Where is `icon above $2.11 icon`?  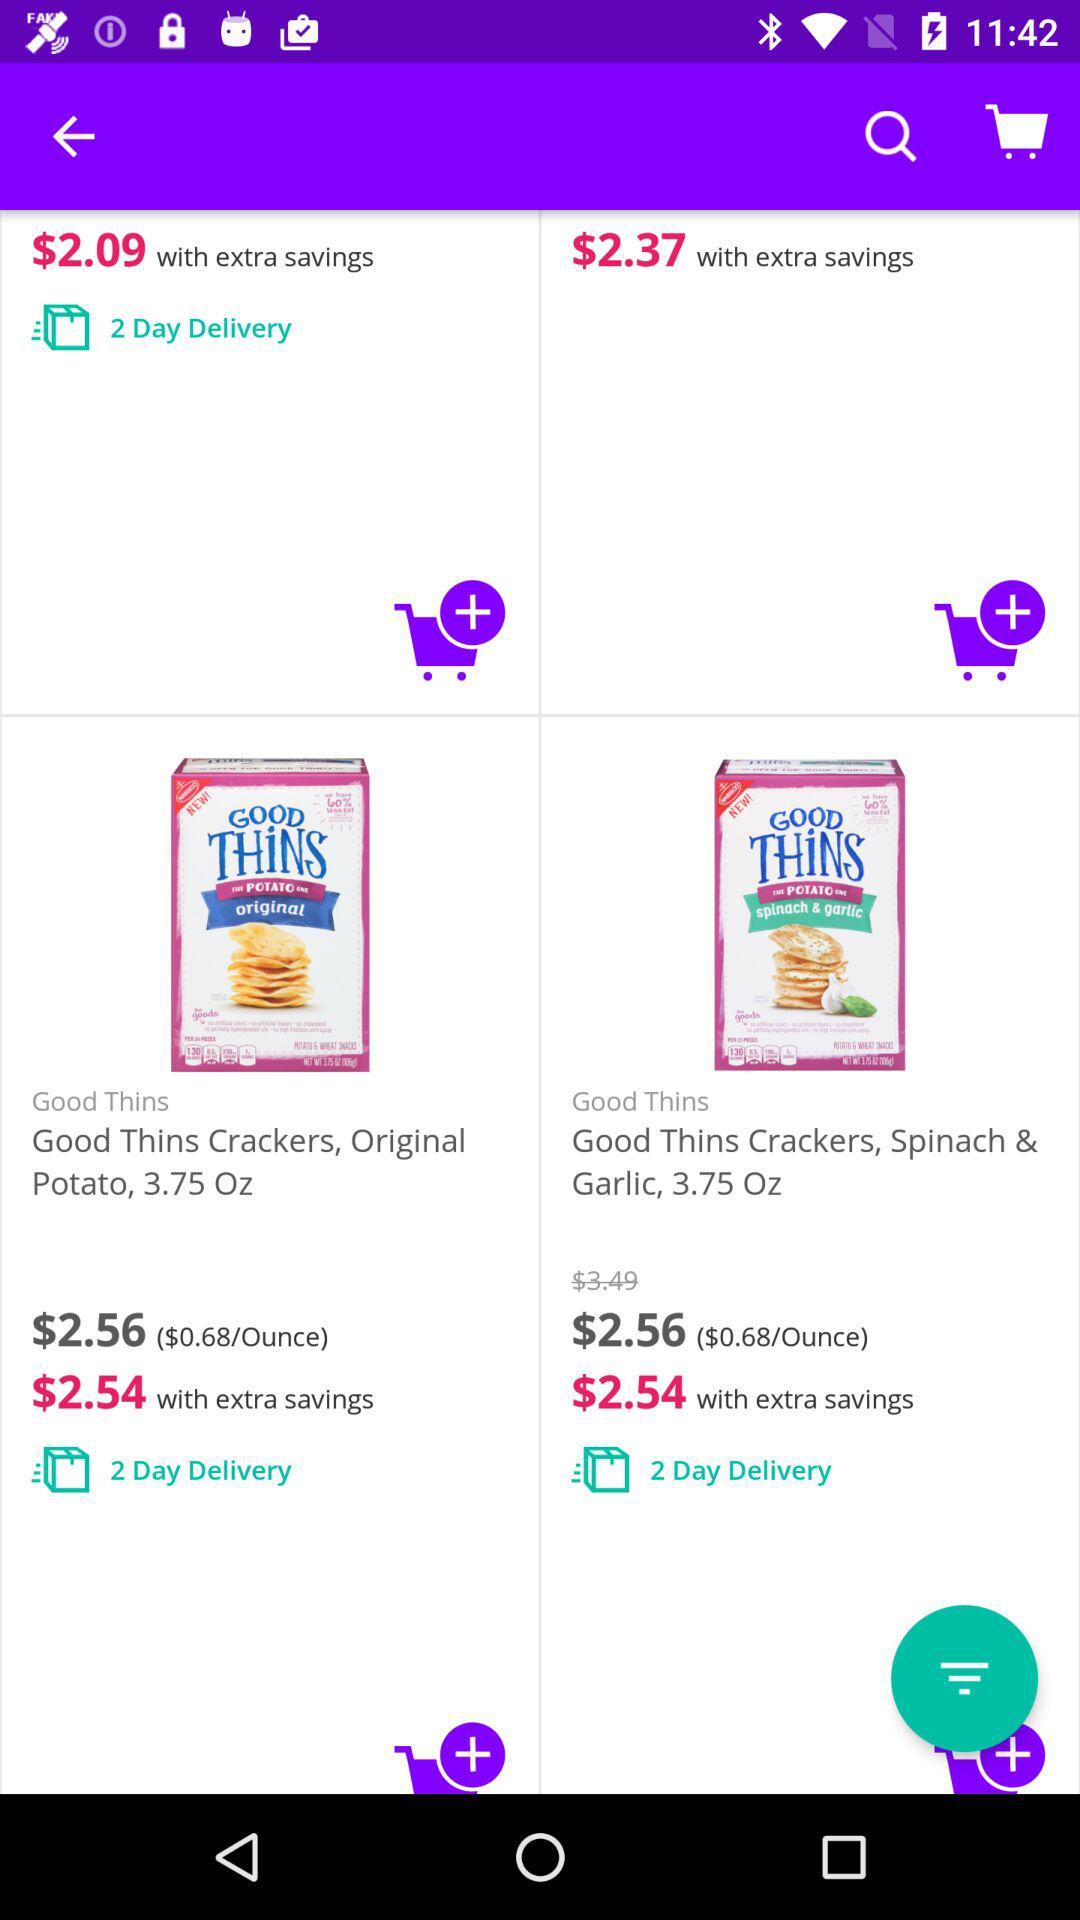
icon above $2.11 icon is located at coordinates (72, 135).